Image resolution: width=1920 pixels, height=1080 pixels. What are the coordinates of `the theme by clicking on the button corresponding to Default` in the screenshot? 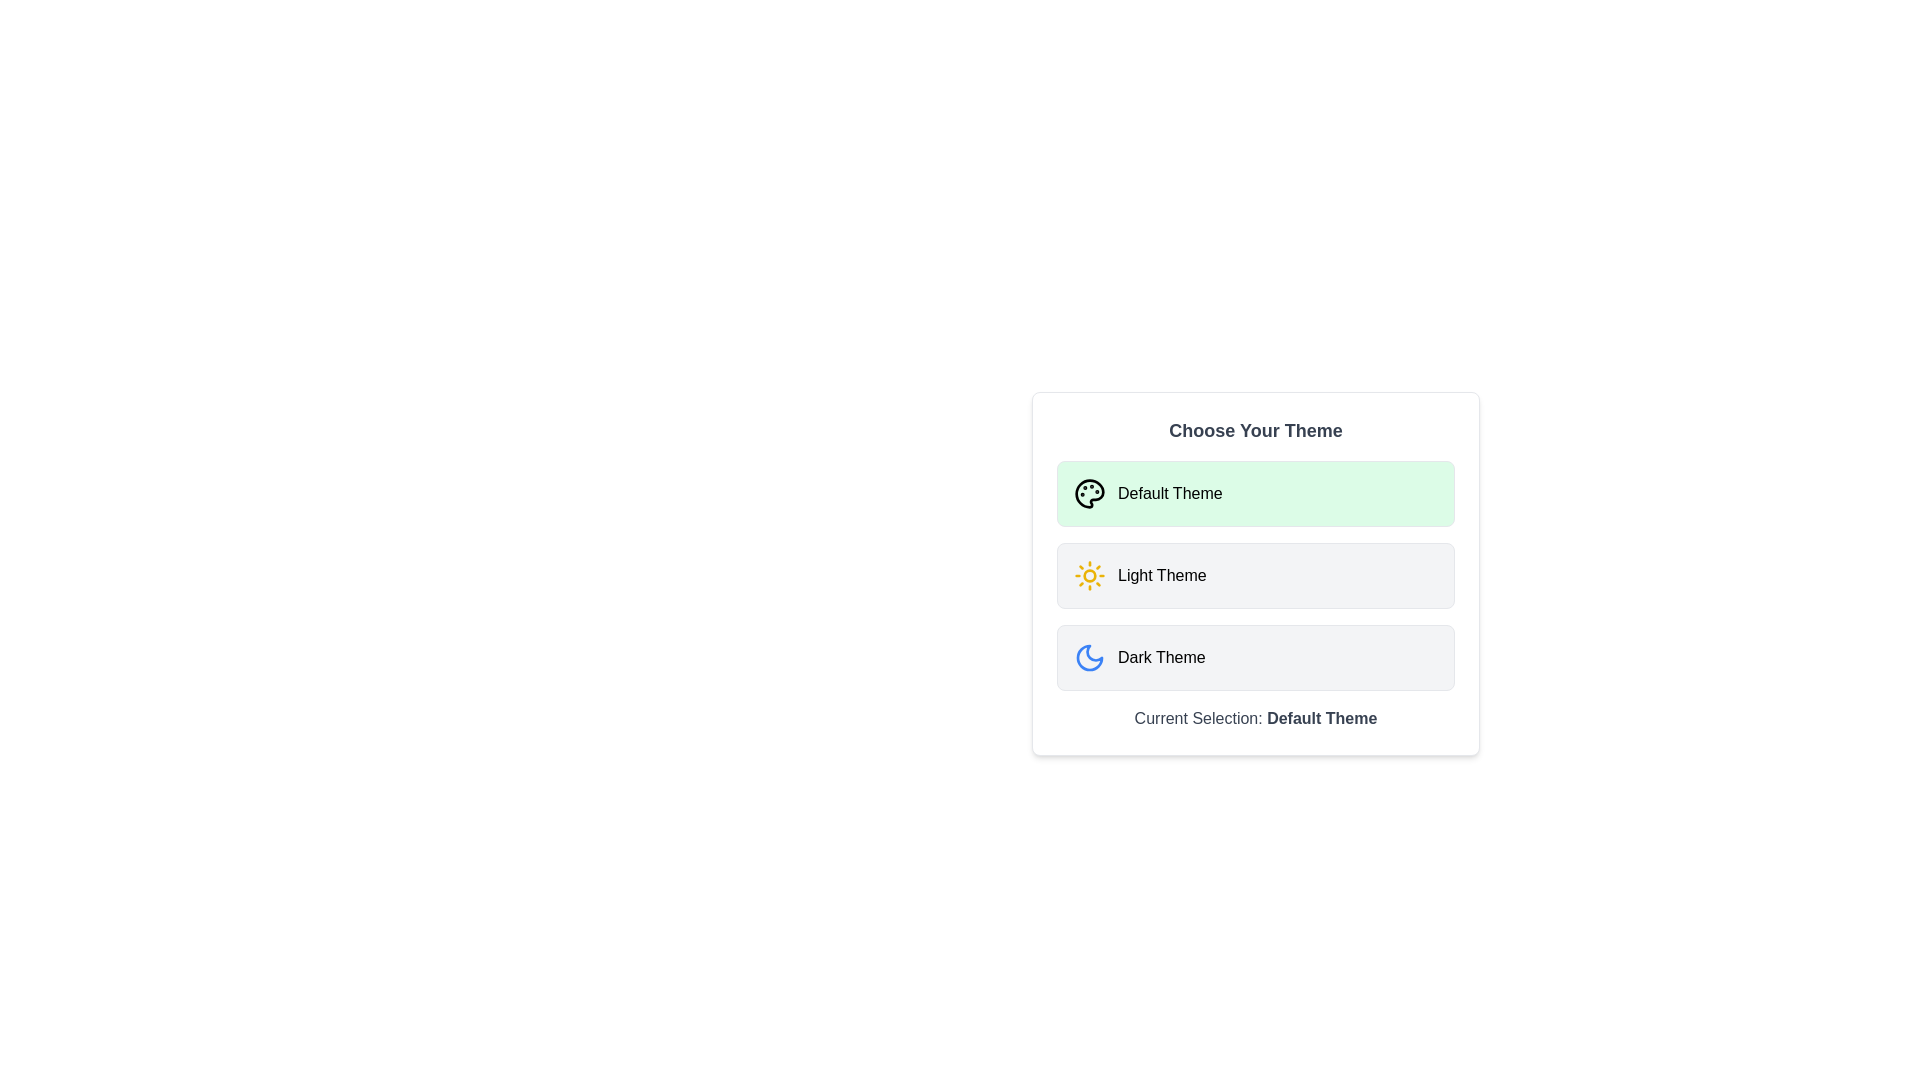 It's located at (1255, 493).